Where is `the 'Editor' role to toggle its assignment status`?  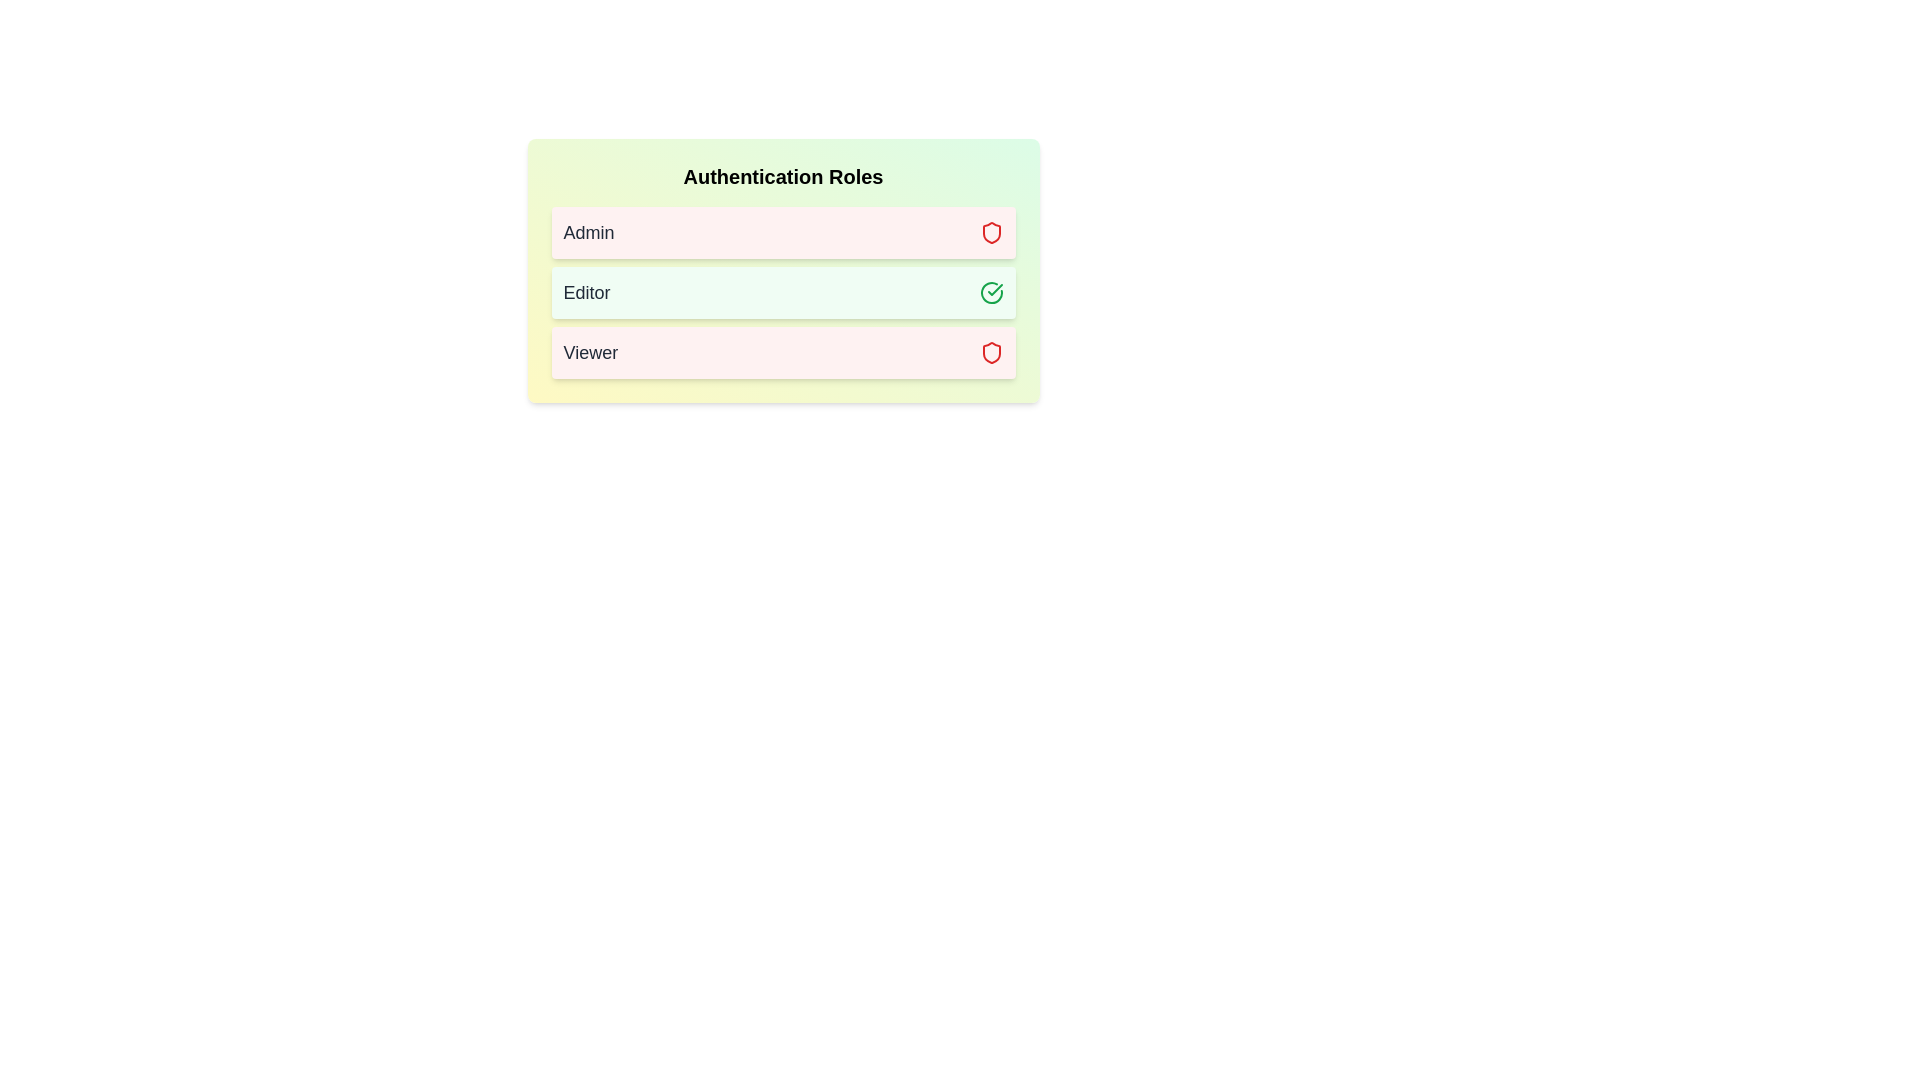
the 'Editor' role to toggle its assignment status is located at coordinates (782, 293).